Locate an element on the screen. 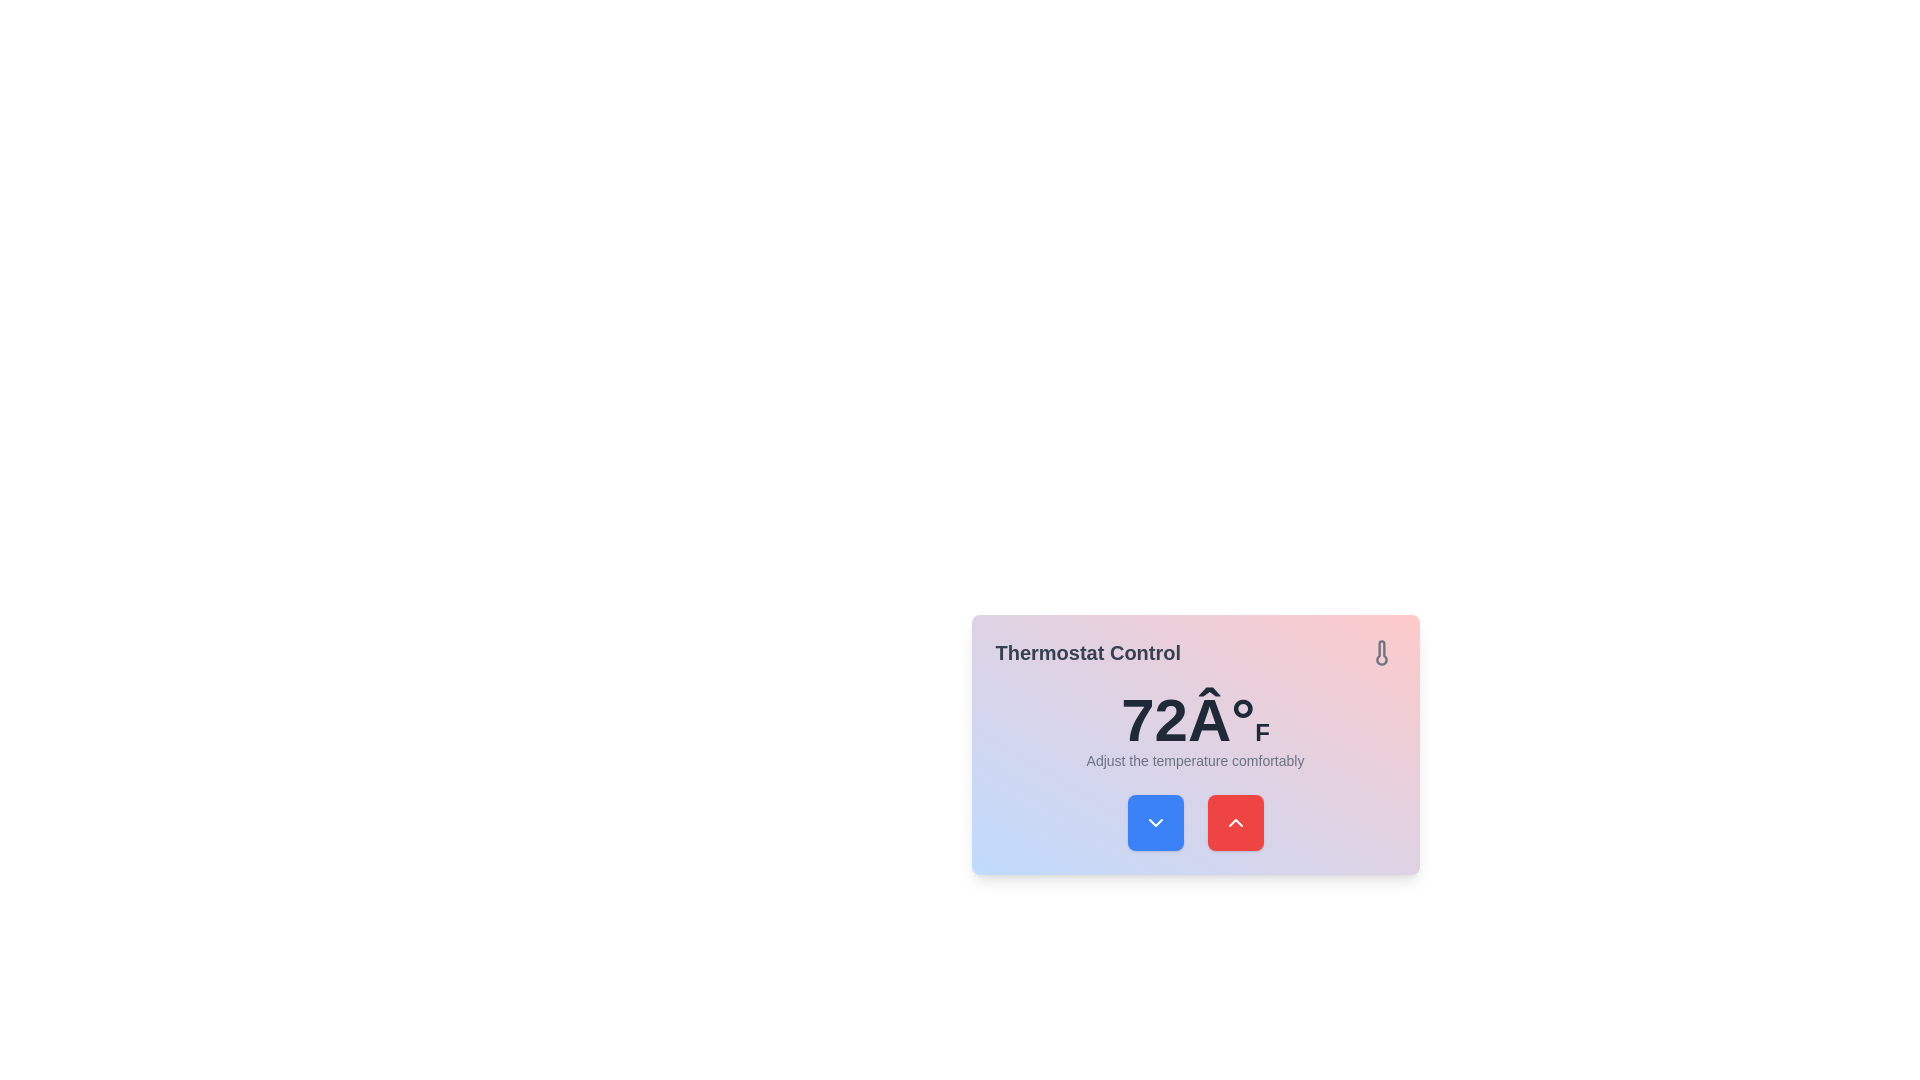  the blue square button icon that decreases the temperature setting, located directly below the central temperature display on the thermostat control interface is located at coordinates (1155, 822).